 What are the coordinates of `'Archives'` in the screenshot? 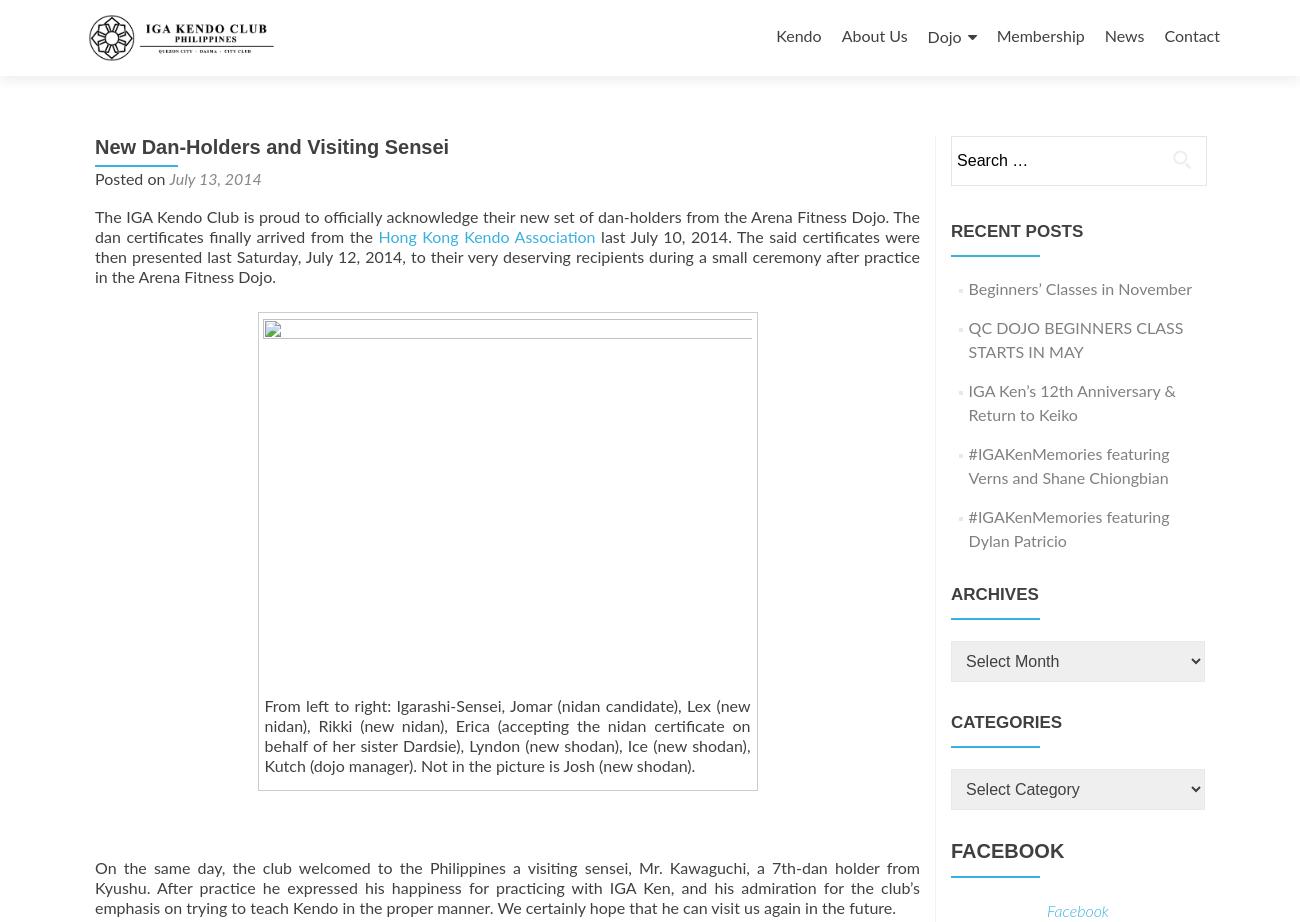 It's located at (993, 594).